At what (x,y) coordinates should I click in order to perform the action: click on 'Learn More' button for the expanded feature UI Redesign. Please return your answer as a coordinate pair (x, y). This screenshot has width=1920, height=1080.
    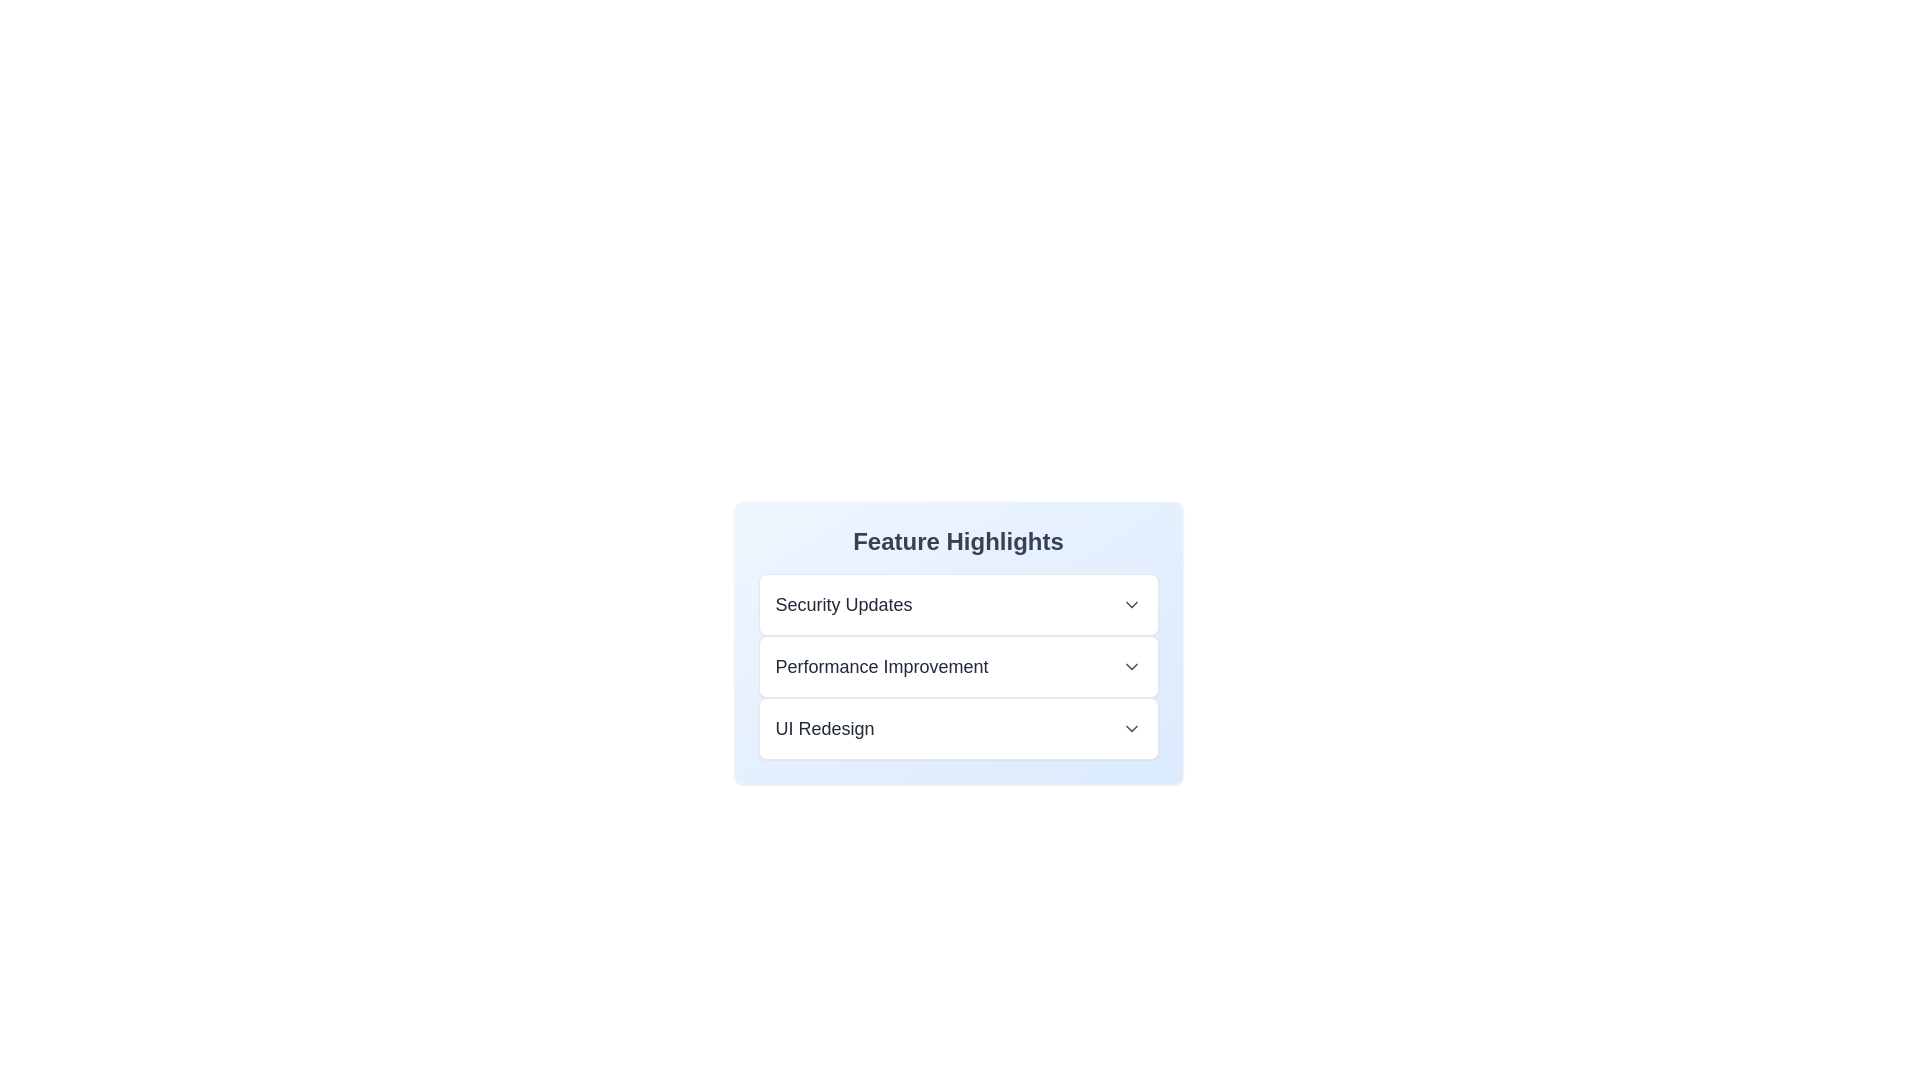
    Looking at the image, I should click on (800, 720).